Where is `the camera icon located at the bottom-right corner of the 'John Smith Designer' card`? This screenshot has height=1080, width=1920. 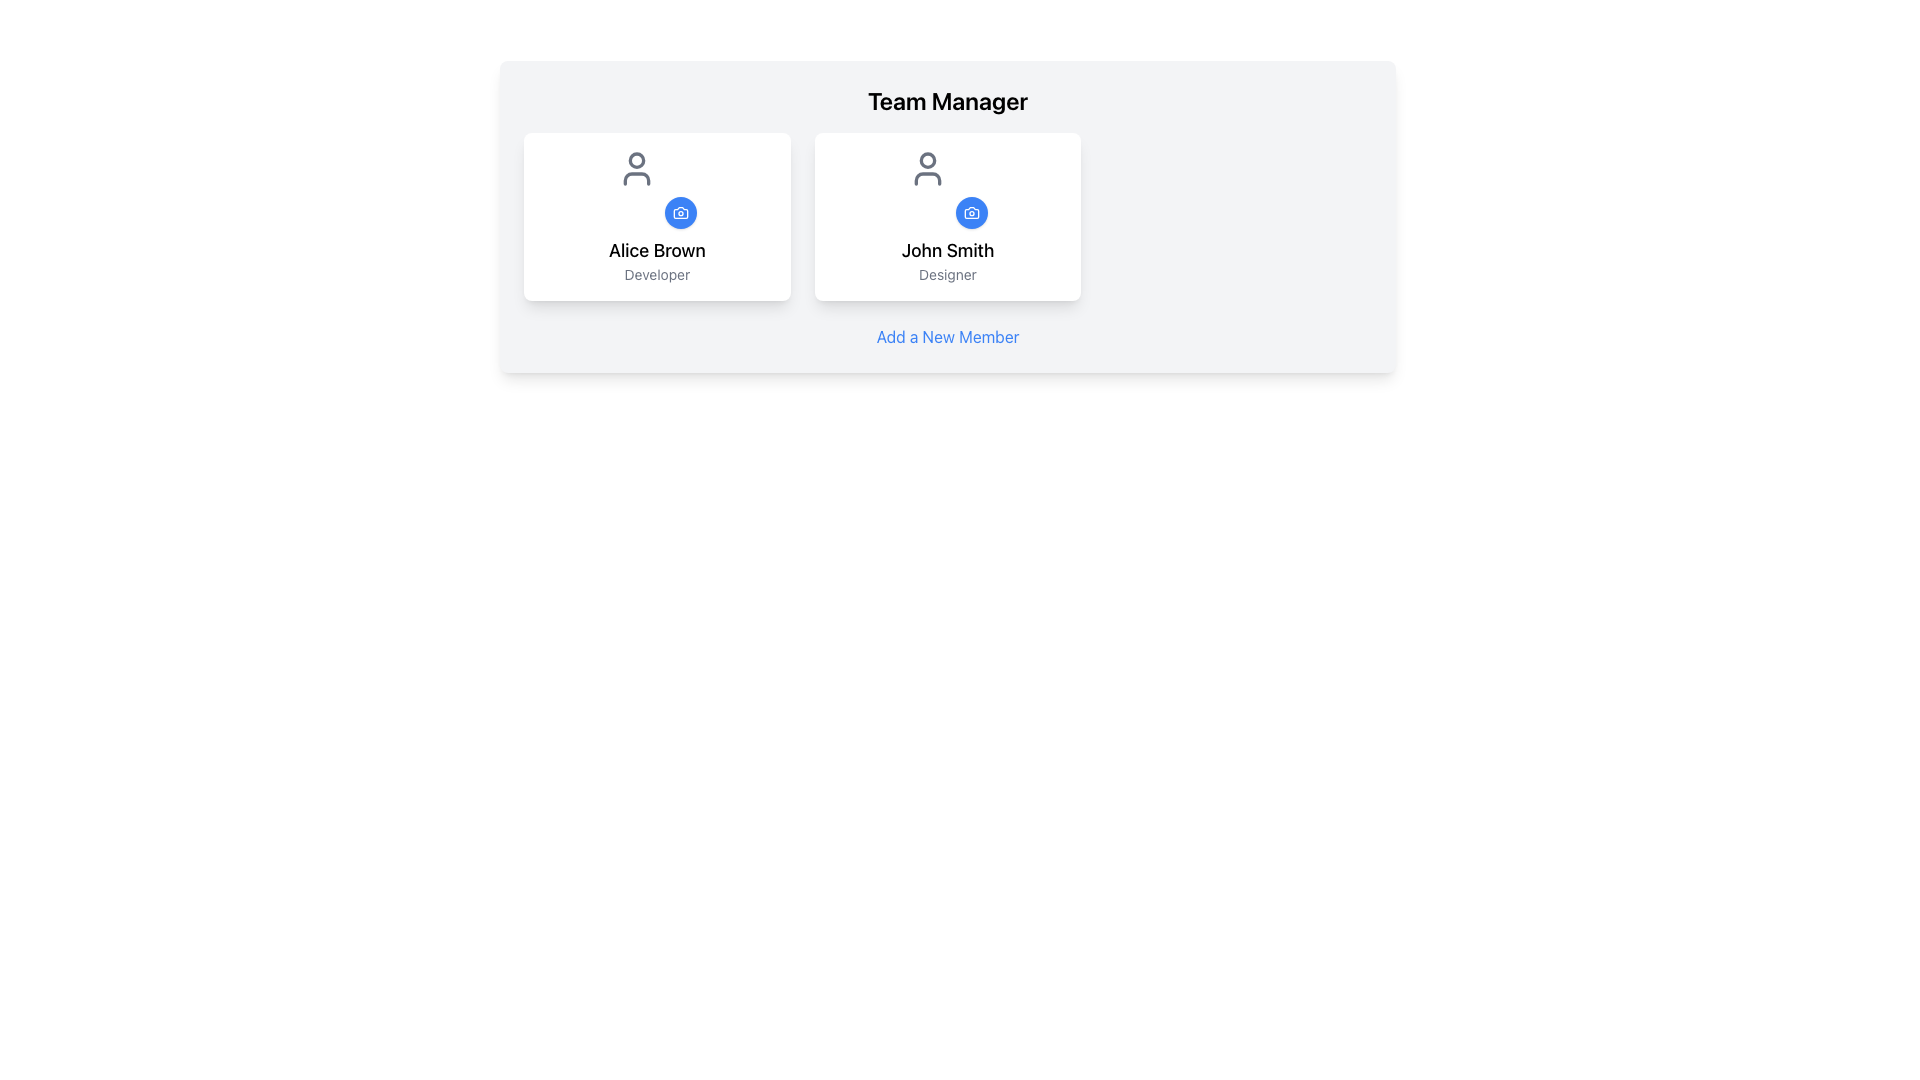 the camera icon located at the bottom-right corner of the 'John Smith Designer' card is located at coordinates (971, 212).